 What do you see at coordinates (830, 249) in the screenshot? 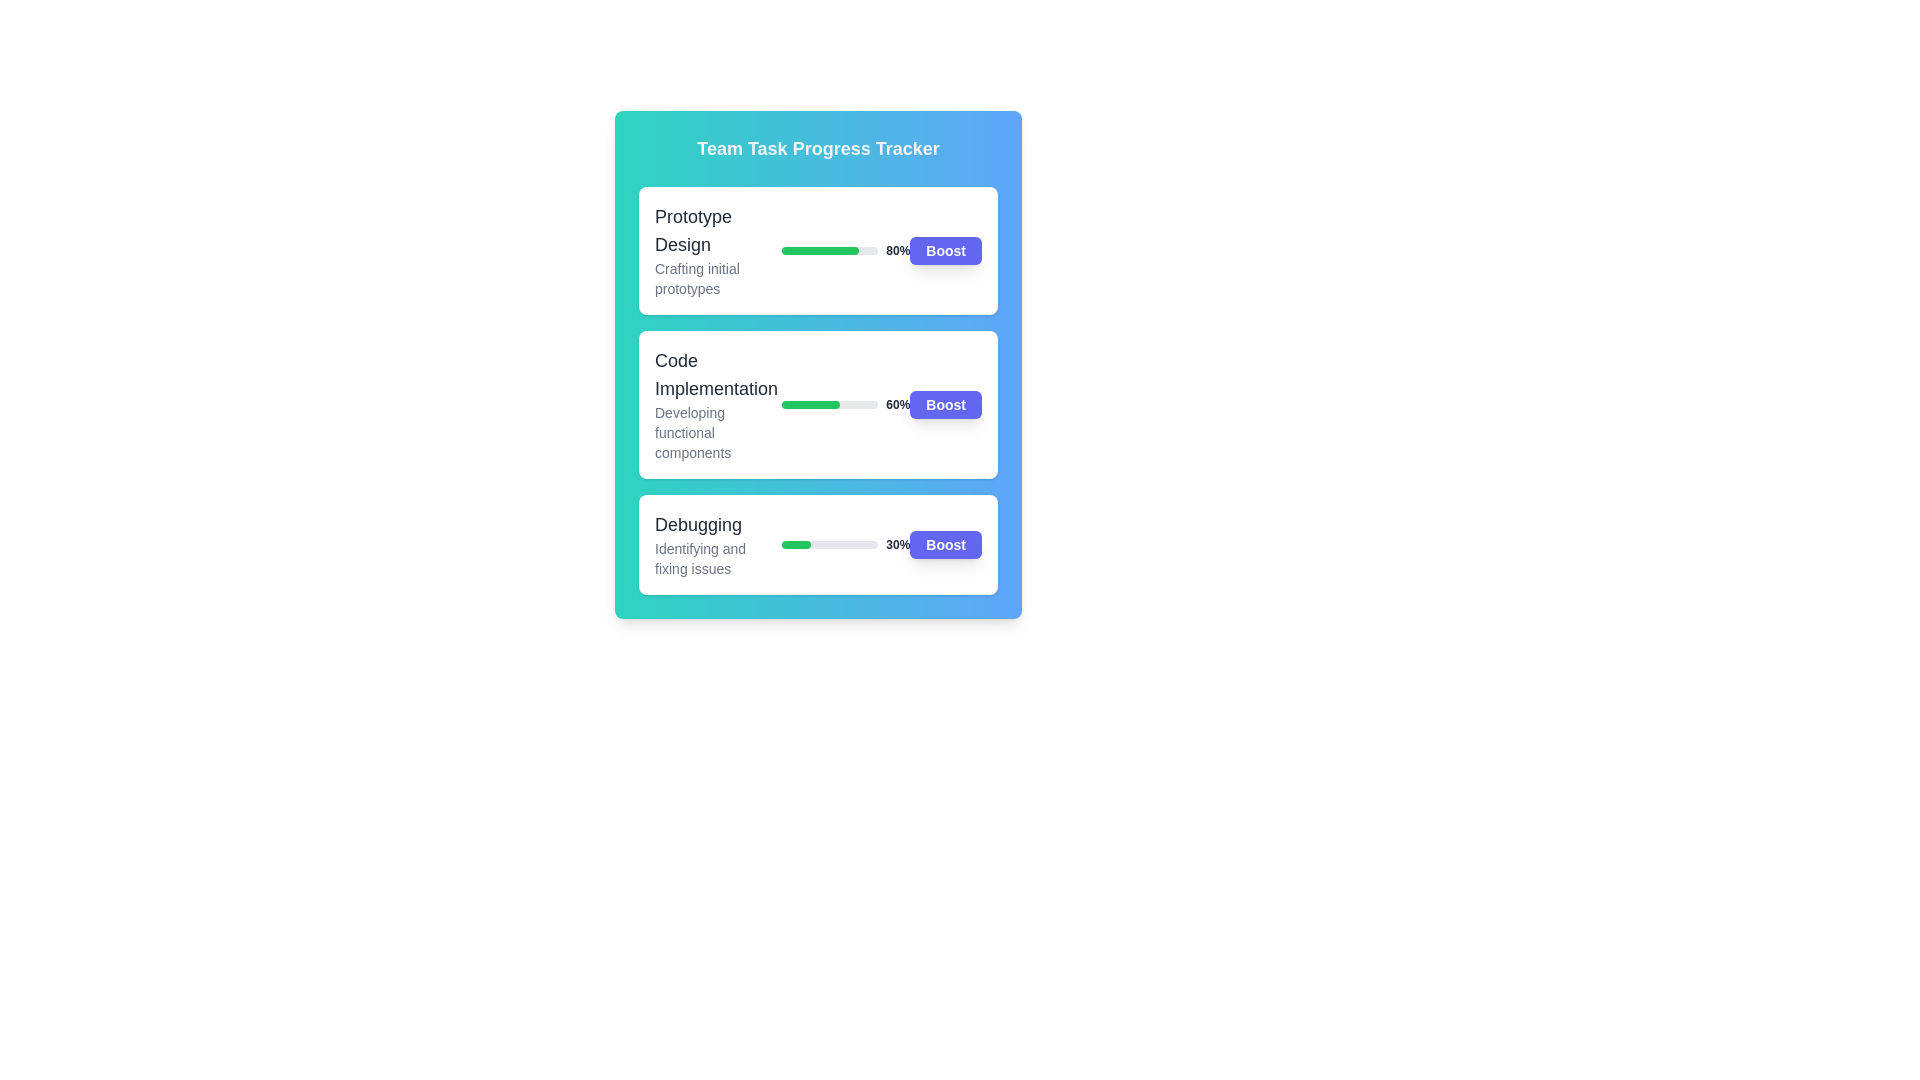
I see `the progress bar indicating the completion of the 'Prototype Design' task, which is styled with a gray base and a green filled section covering 80% of its width` at bounding box center [830, 249].